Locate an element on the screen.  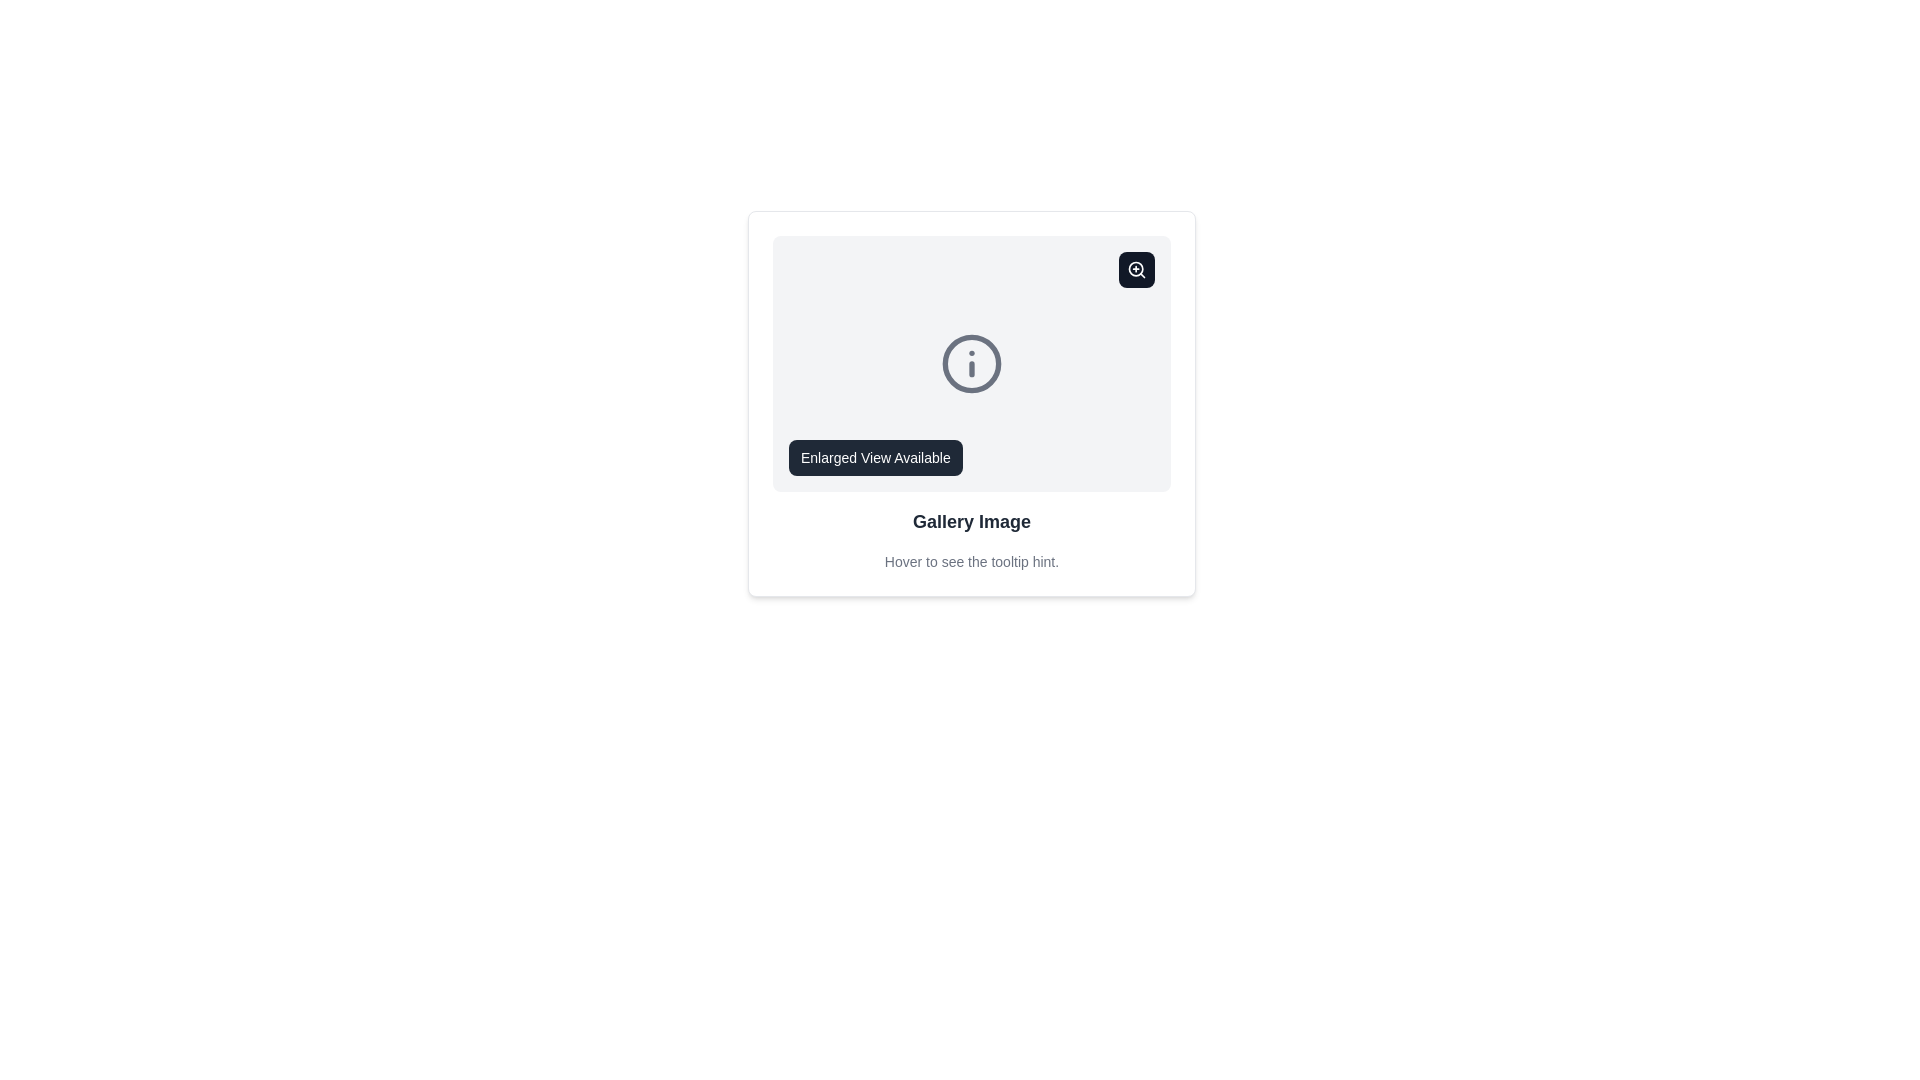
the circular magnifying glass icon button located at the top-right corner of the gray card interface to receive a tooltip or visual feedback is located at coordinates (1137, 270).